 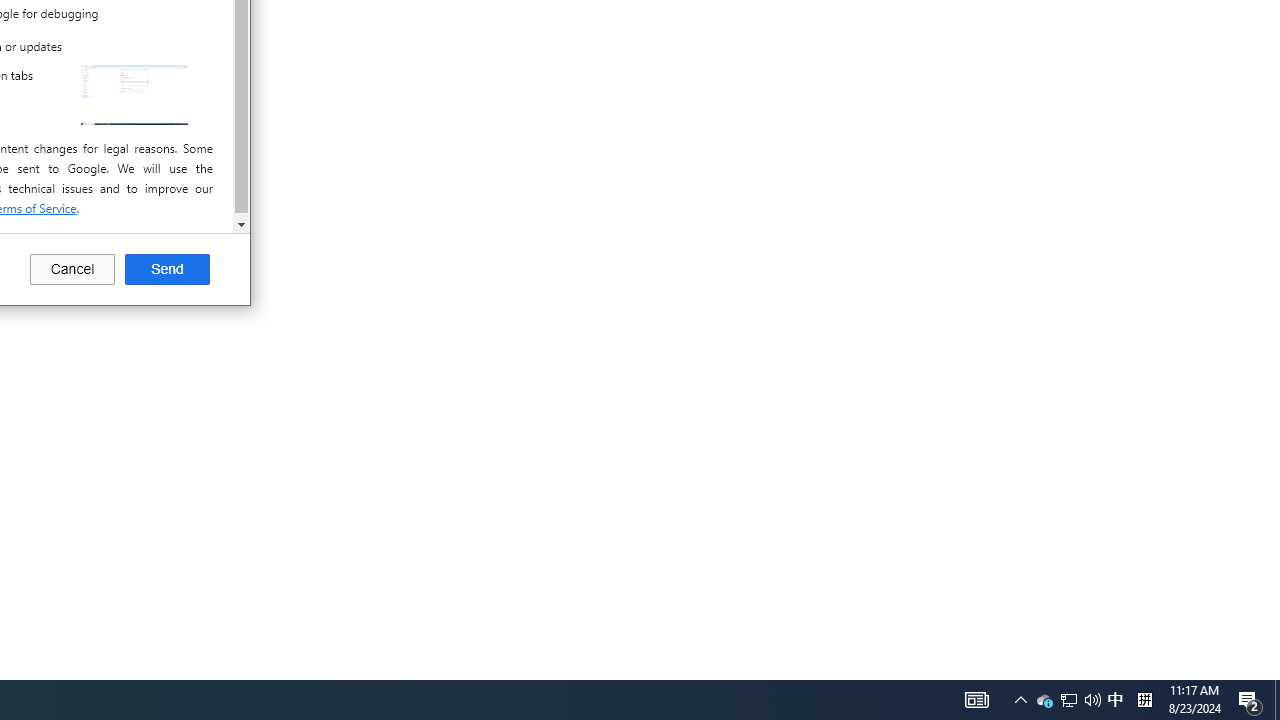 What do you see at coordinates (1067, 698) in the screenshot?
I see `'User Promoted Notification Area'` at bounding box center [1067, 698].